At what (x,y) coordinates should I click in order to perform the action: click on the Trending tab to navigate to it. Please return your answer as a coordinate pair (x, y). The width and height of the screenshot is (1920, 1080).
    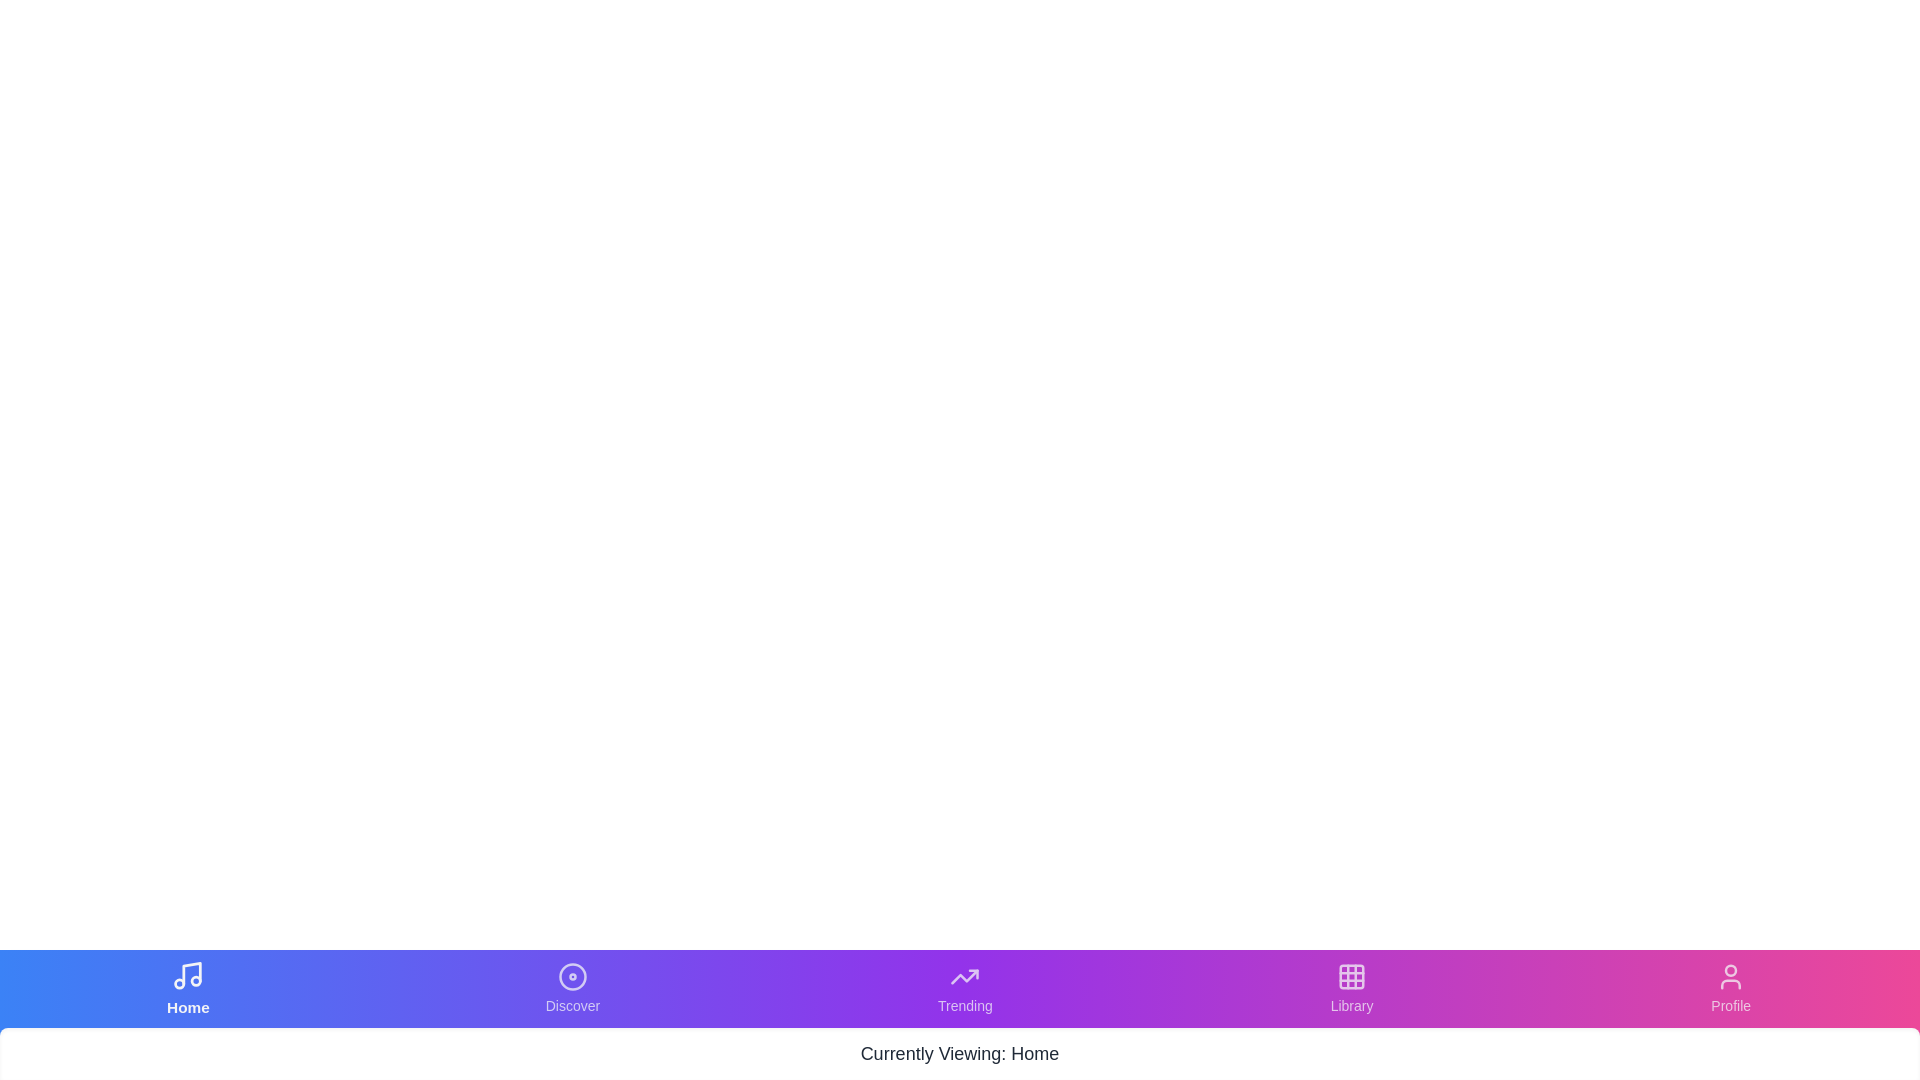
    Looking at the image, I should click on (965, 987).